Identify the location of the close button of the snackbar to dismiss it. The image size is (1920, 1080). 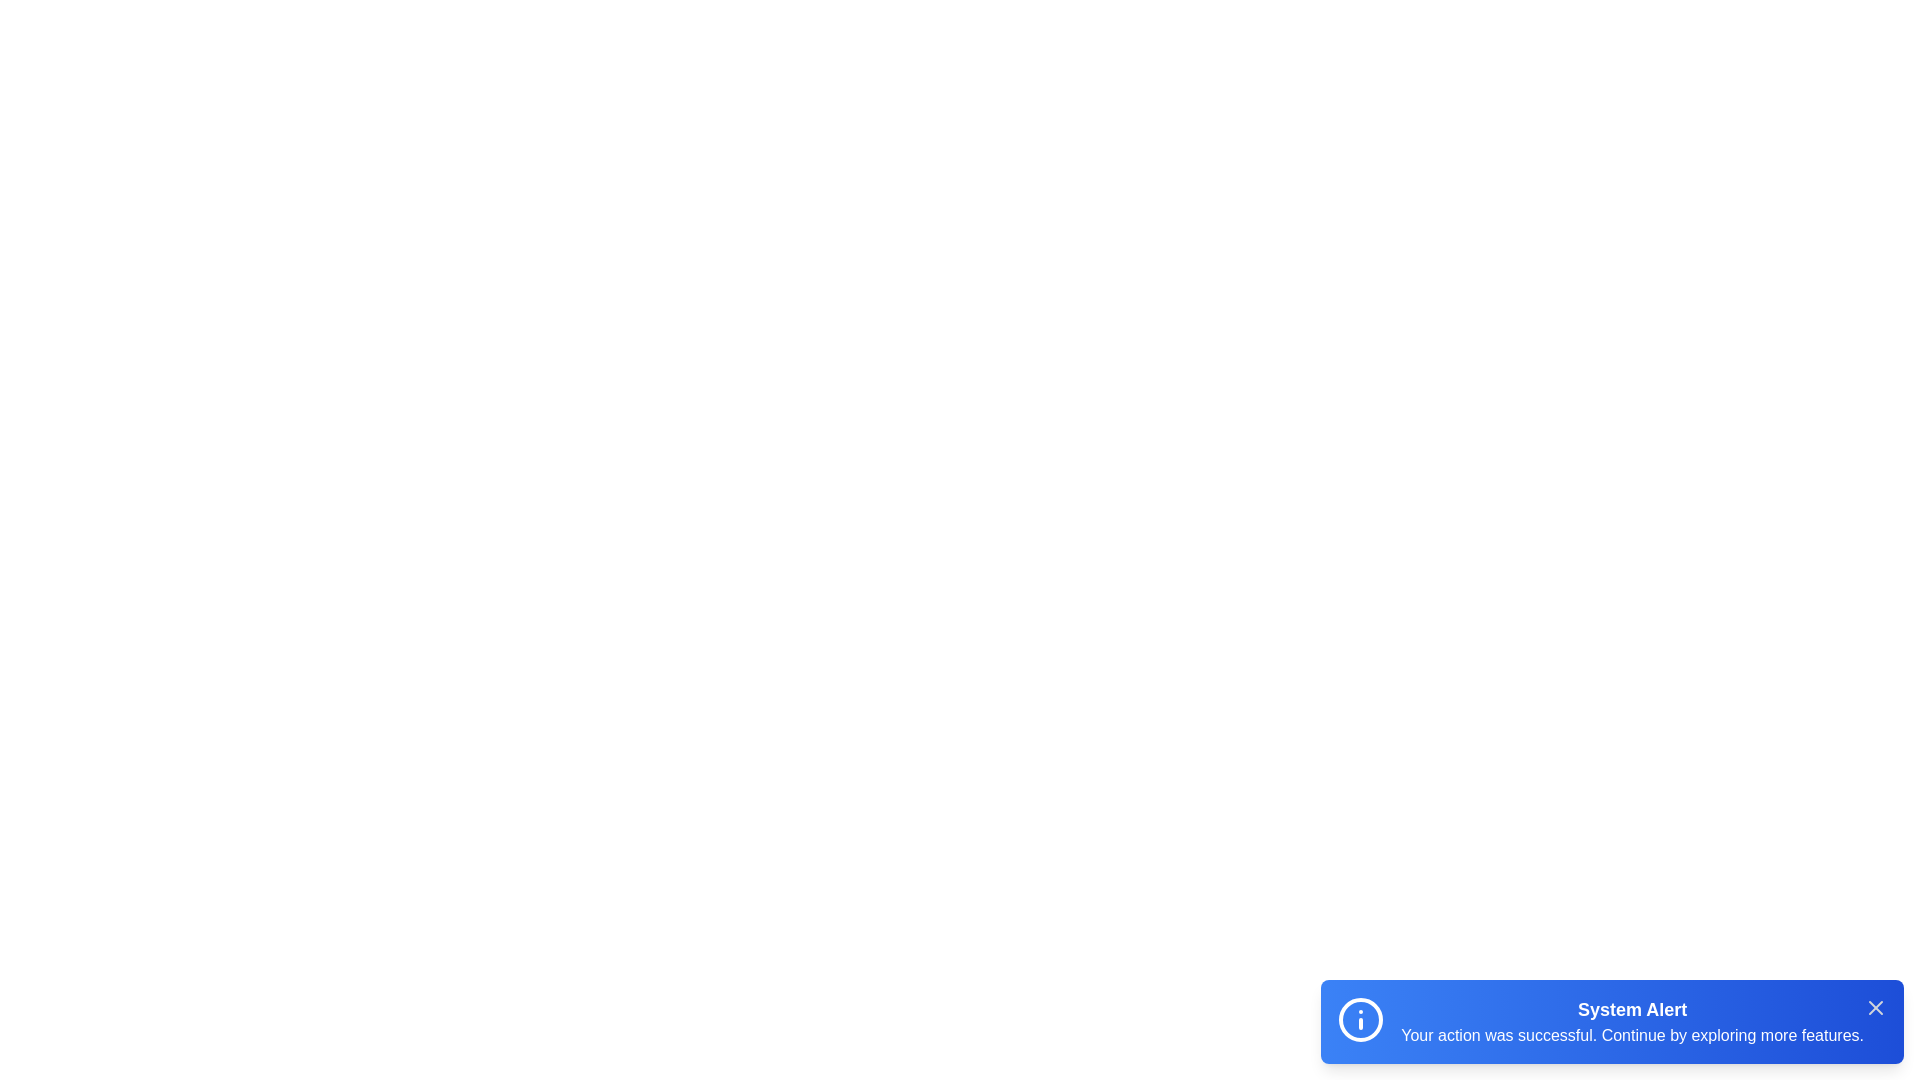
(1875, 1007).